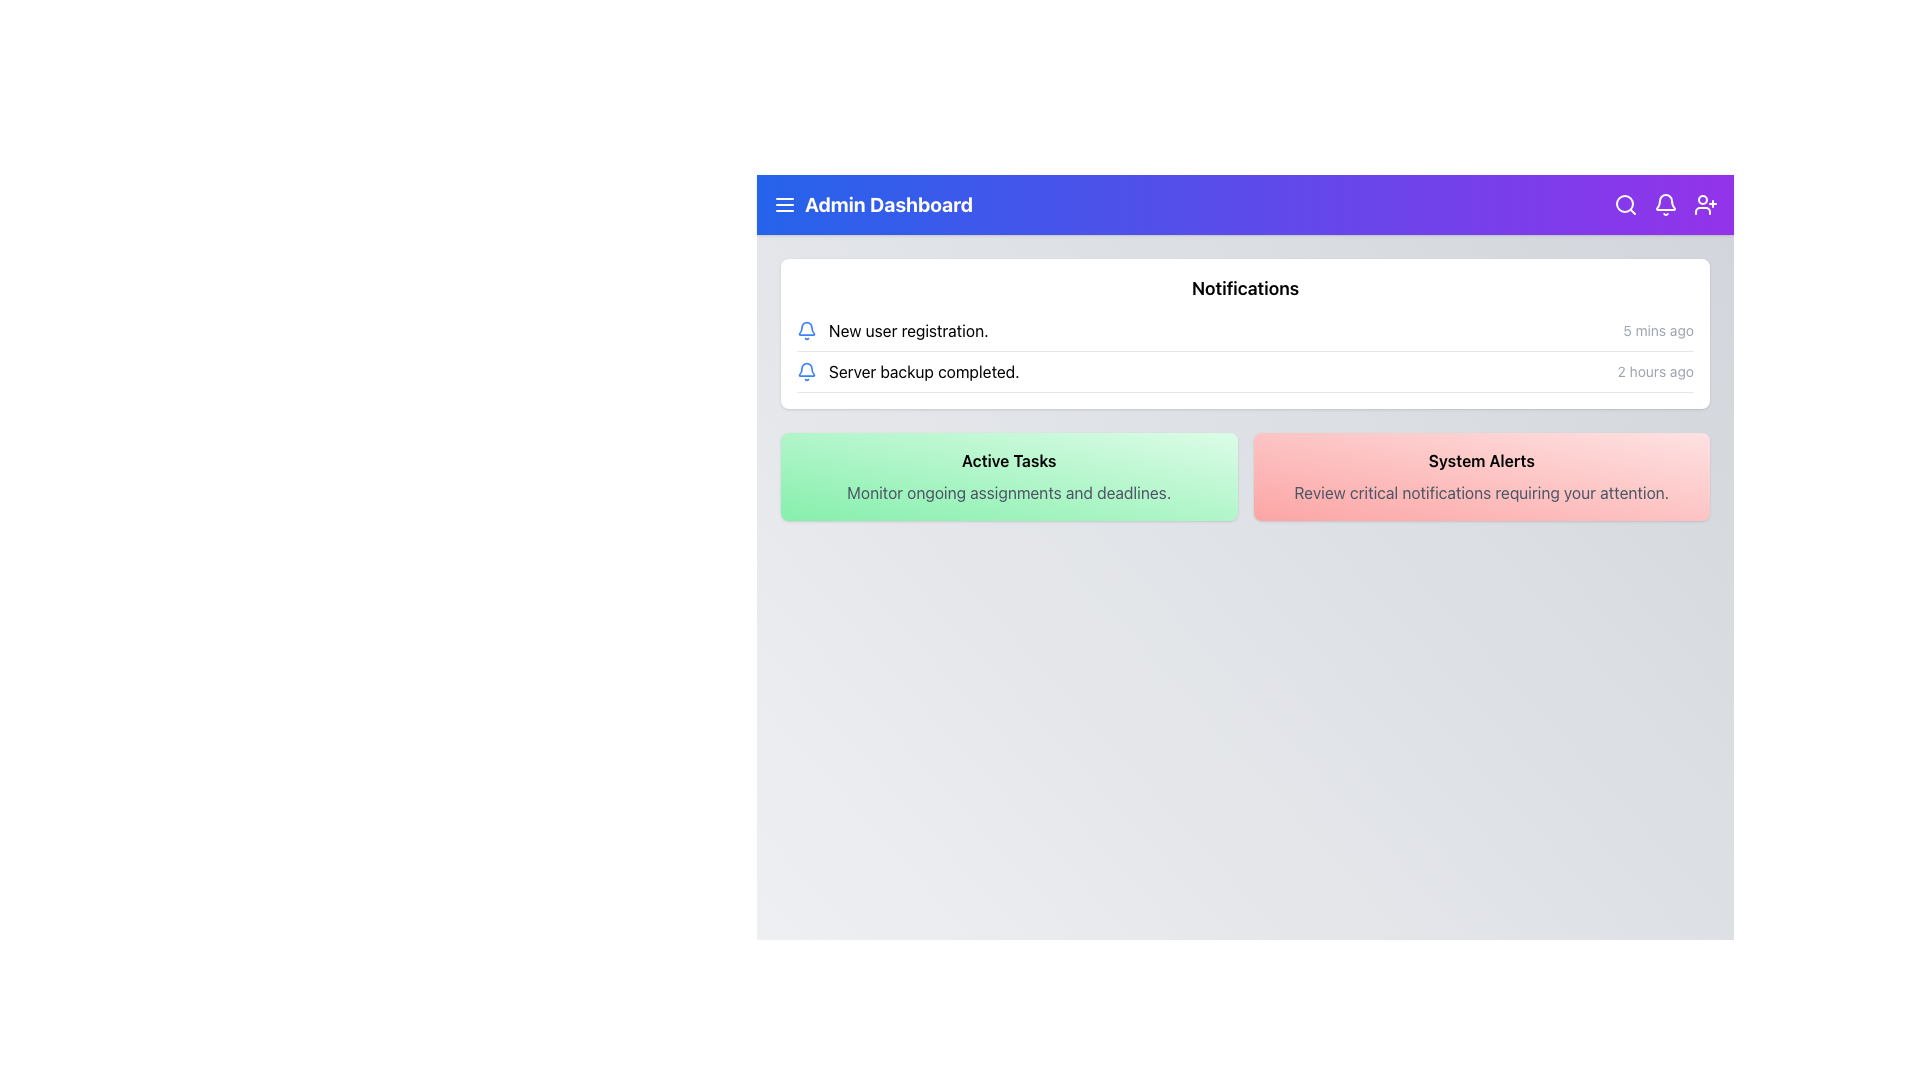 The height and width of the screenshot is (1080, 1920). What do you see at coordinates (1626, 204) in the screenshot?
I see `the search icon button located in the top-right corner of the header bar` at bounding box center [1626, 204].